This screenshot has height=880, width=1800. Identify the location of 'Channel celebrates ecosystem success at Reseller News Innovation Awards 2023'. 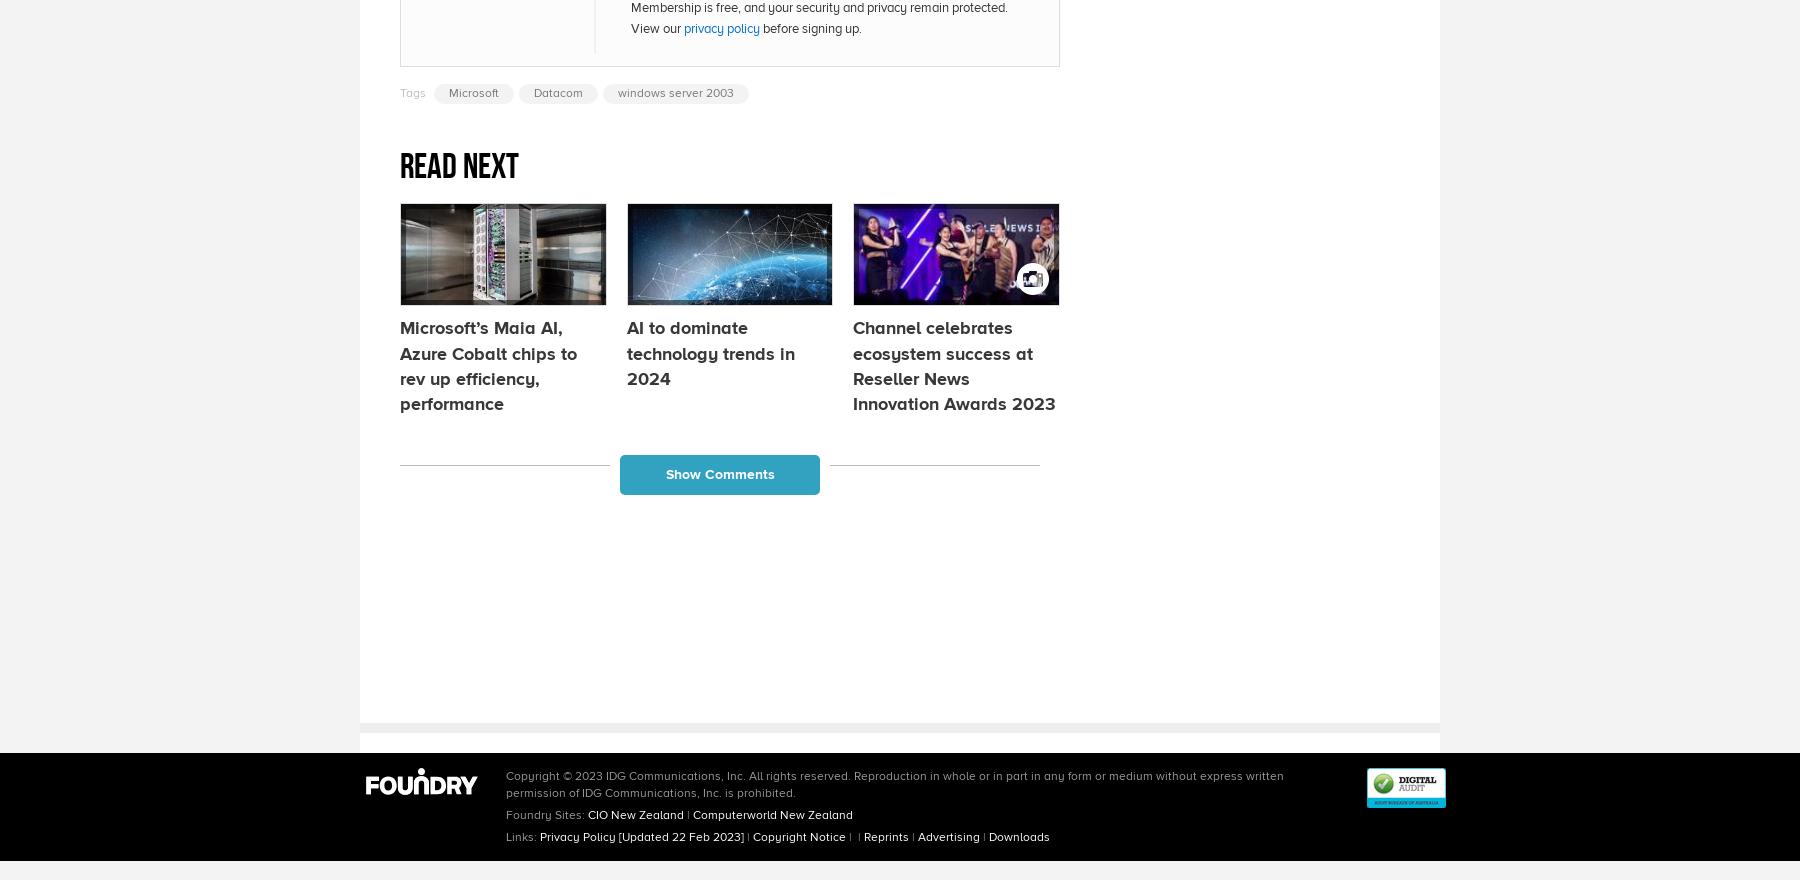
(953, 365).